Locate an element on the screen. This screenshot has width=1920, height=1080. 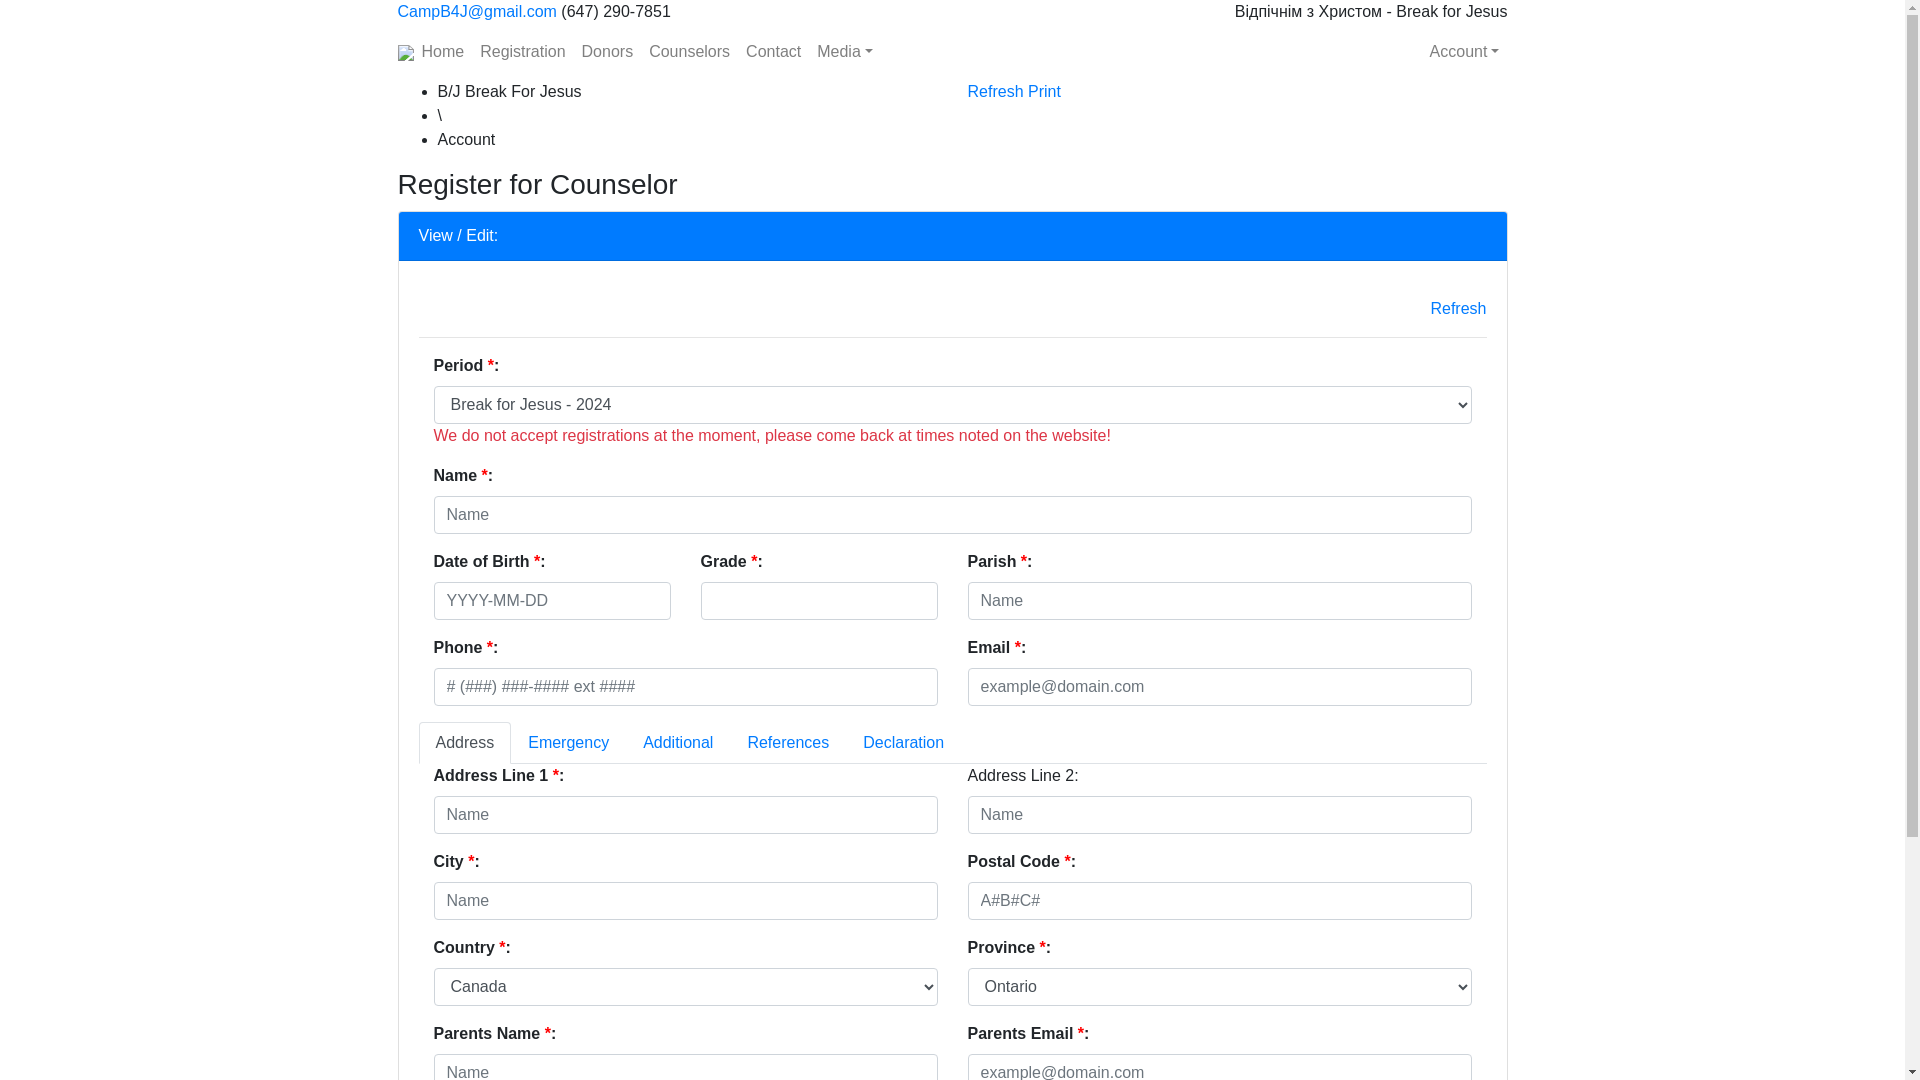
'Additional' is located at coordinates (677, 743).